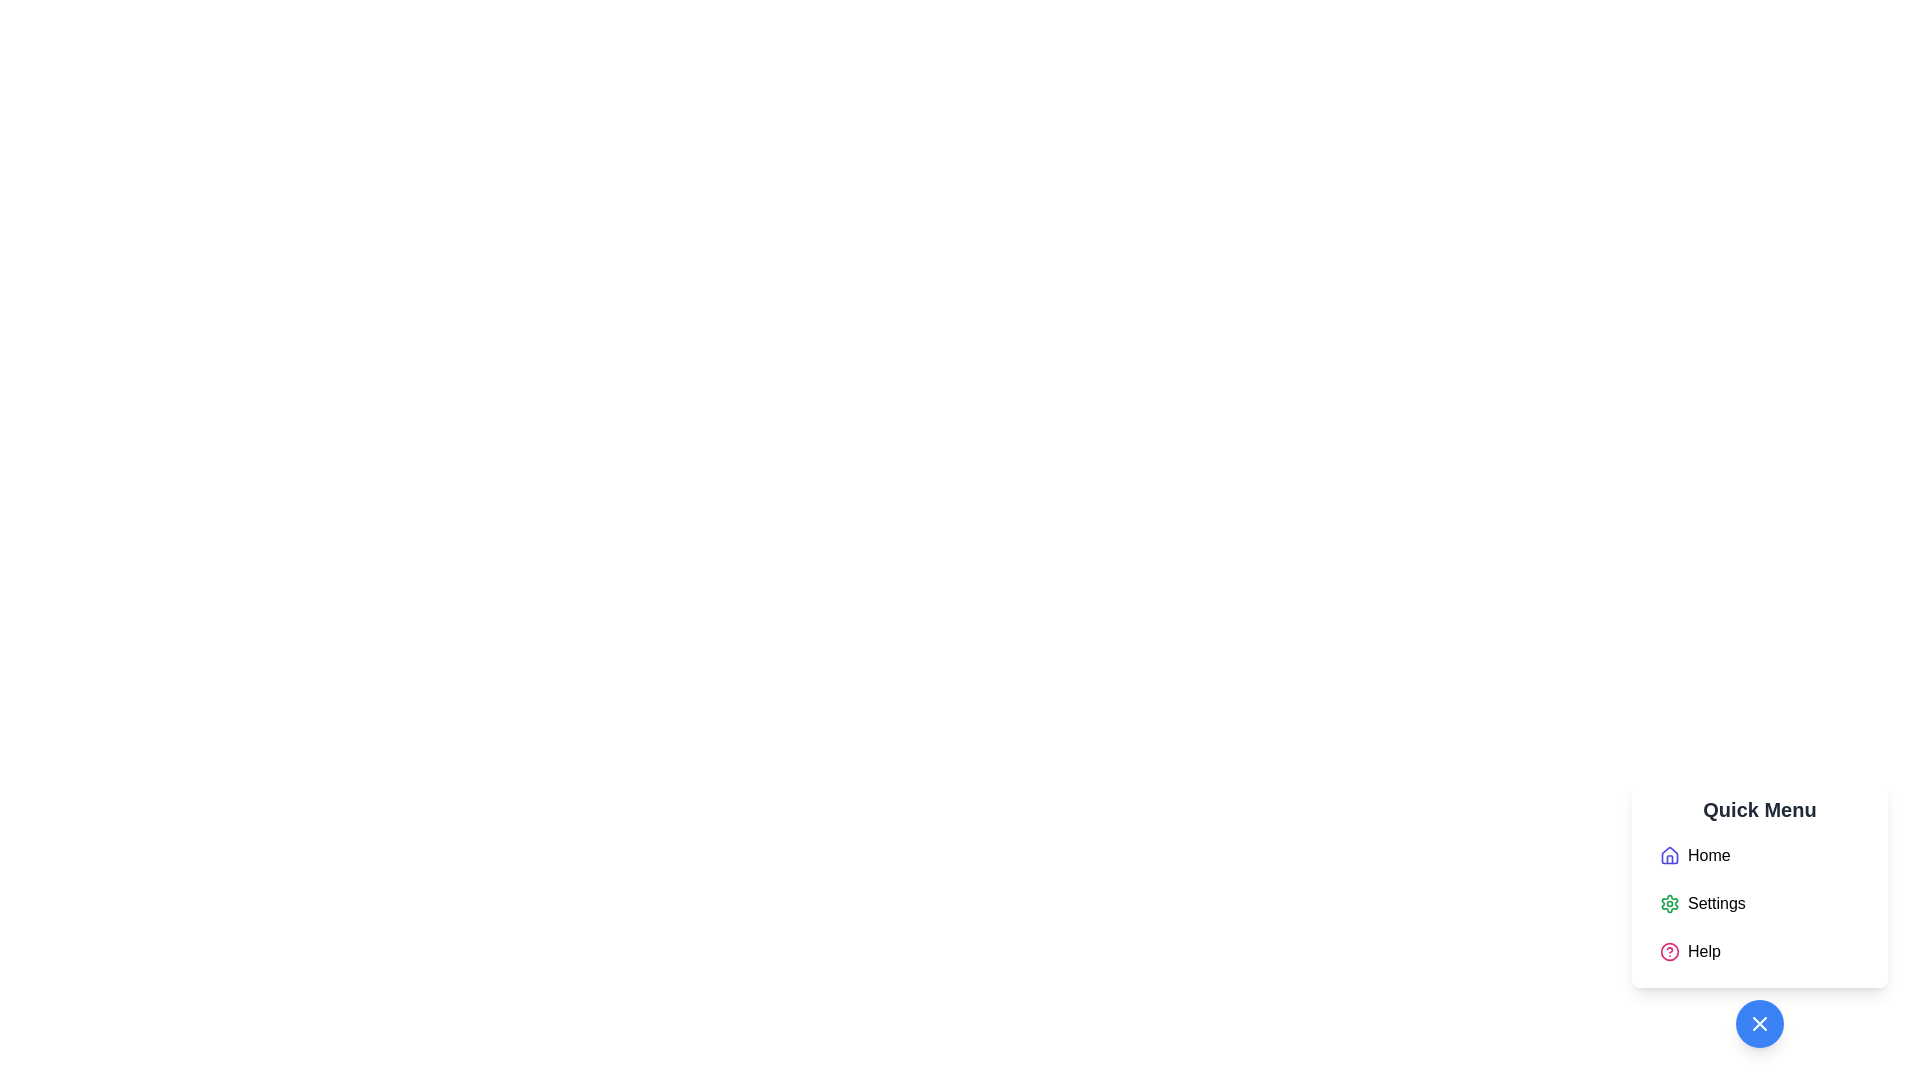 The width and height of the screenshot is (1920, 1080). What do you see at coordinates (1708, 855) in the screenshot?
I see `the first item text label` at bounding box center [1708, 855].